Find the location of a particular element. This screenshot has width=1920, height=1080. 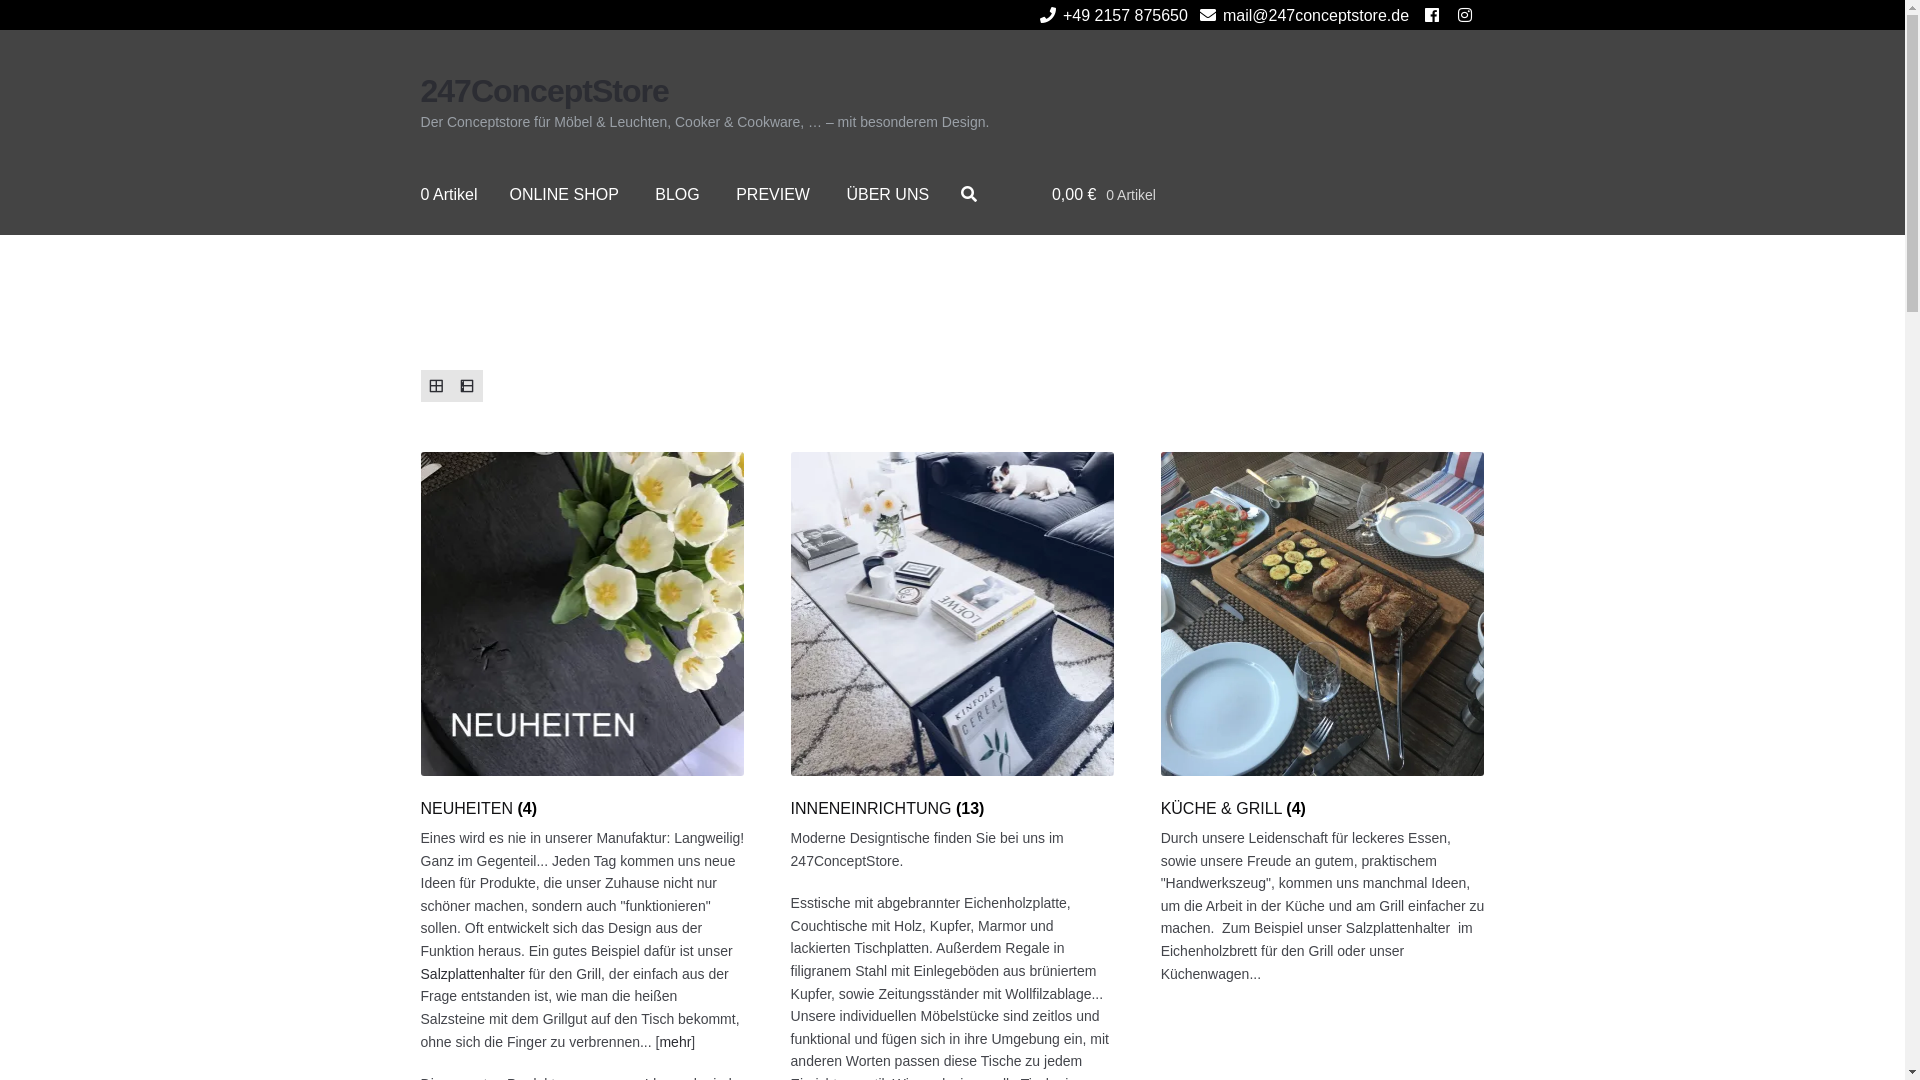

'mail@247conceptstore.de' is located at coordinates (1300, 15).